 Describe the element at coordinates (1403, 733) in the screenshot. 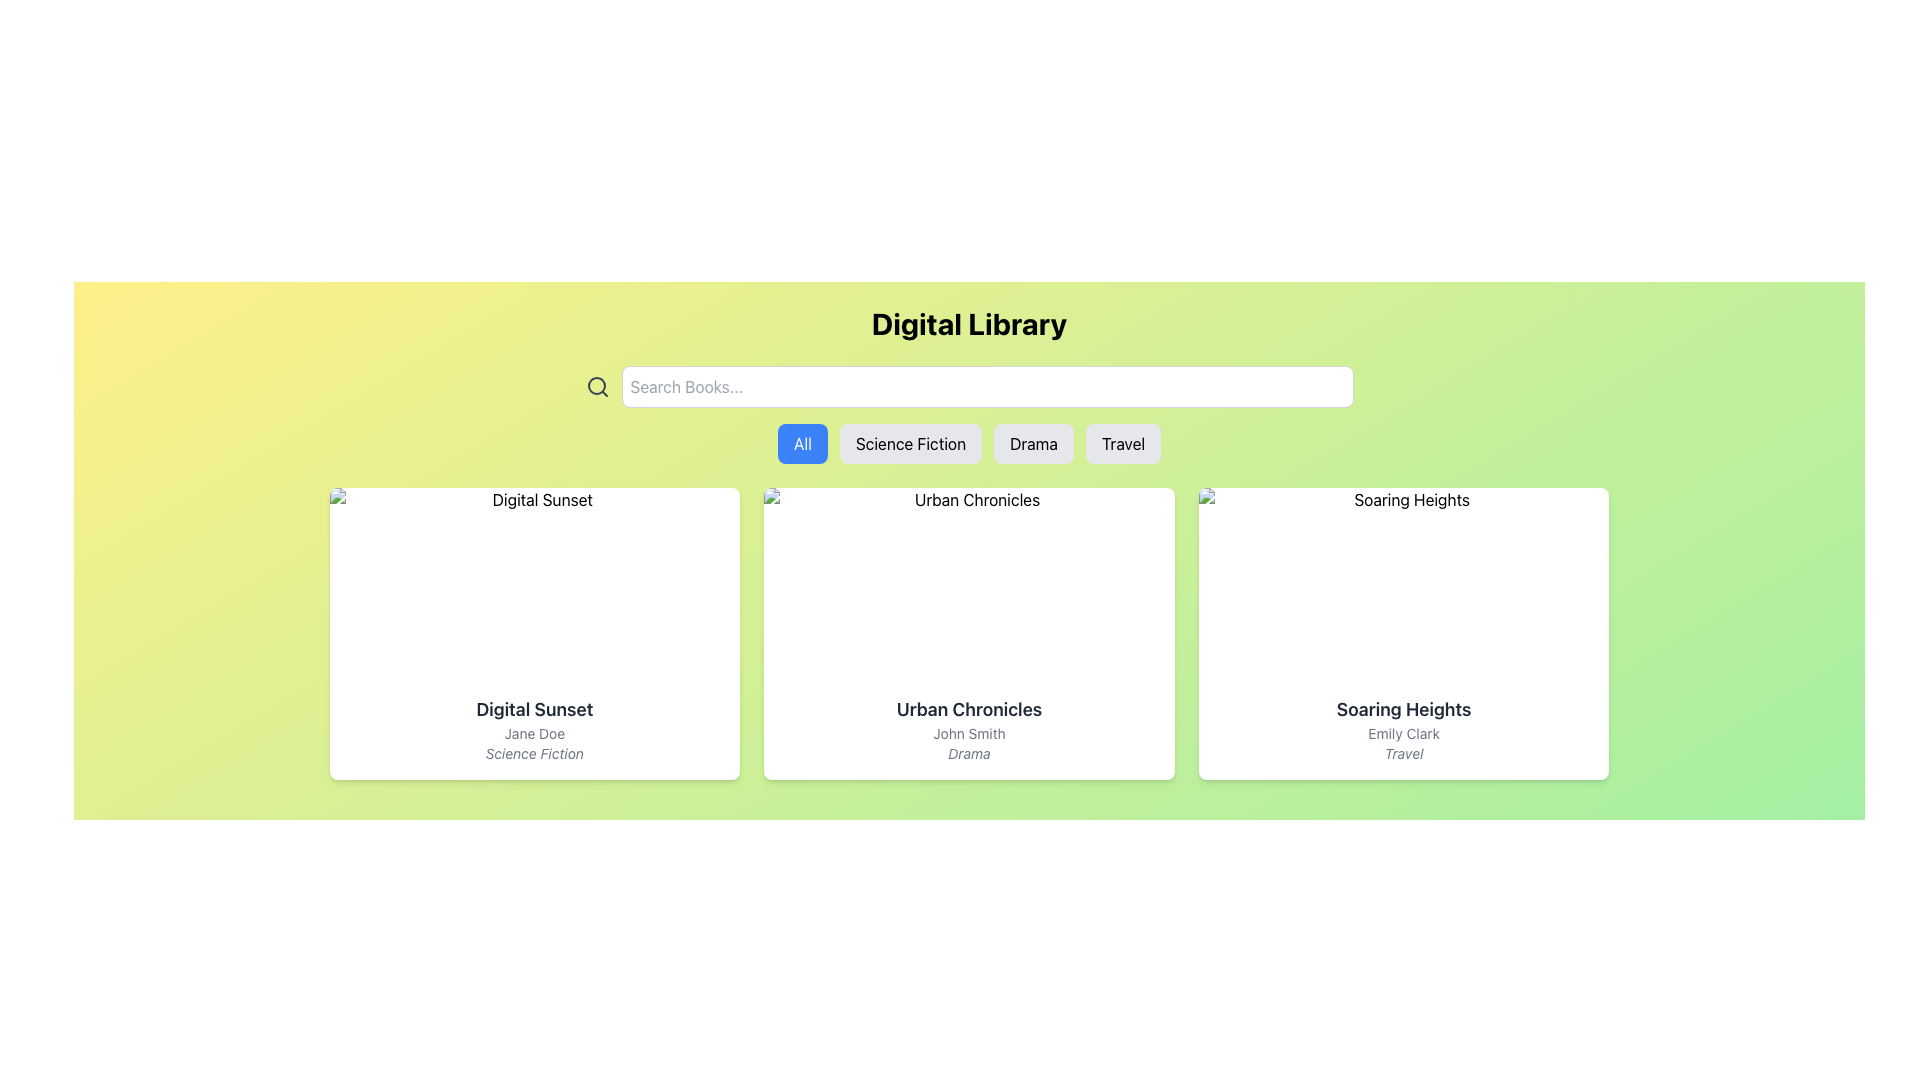

I see `text element displaying 'Emily Clark', which is styled in gray and located between the title 'Soaring Heights' and the description 'Travel'` at that location.